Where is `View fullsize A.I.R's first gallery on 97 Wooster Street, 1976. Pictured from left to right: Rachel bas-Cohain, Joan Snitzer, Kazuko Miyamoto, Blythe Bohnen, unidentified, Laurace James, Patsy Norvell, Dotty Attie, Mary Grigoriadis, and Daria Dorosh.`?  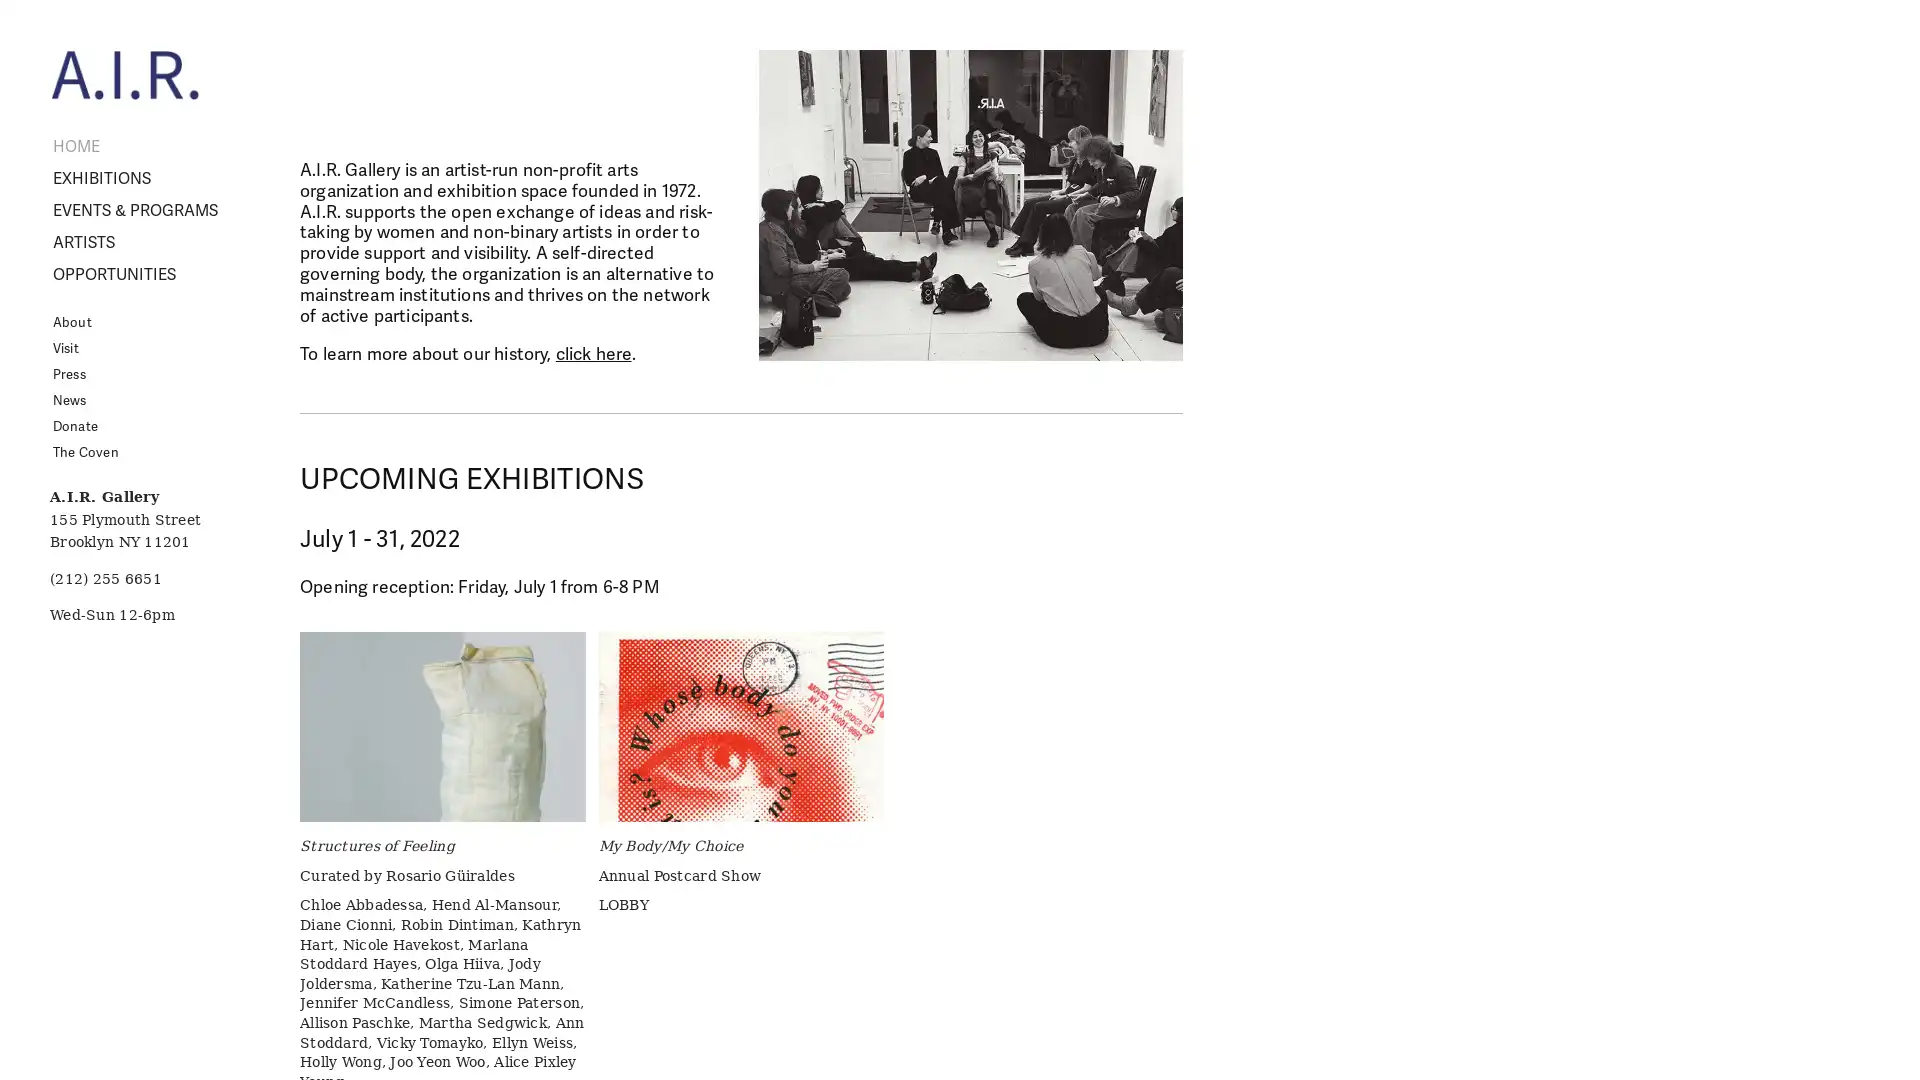 View fullsize A.I.R's first gallery on 97 Wooster Street, 1976. Pictured from left to right: Rachel bas-Cohain, Joan Snitzer, Kazuko Miyamoto, Blythe Bohnen, unidentified, Laurace James, Patsy Norvell, Dotty Attie, Mary Grigoriadis, and Daria Dorosh. is located at coordinates (970, 205).